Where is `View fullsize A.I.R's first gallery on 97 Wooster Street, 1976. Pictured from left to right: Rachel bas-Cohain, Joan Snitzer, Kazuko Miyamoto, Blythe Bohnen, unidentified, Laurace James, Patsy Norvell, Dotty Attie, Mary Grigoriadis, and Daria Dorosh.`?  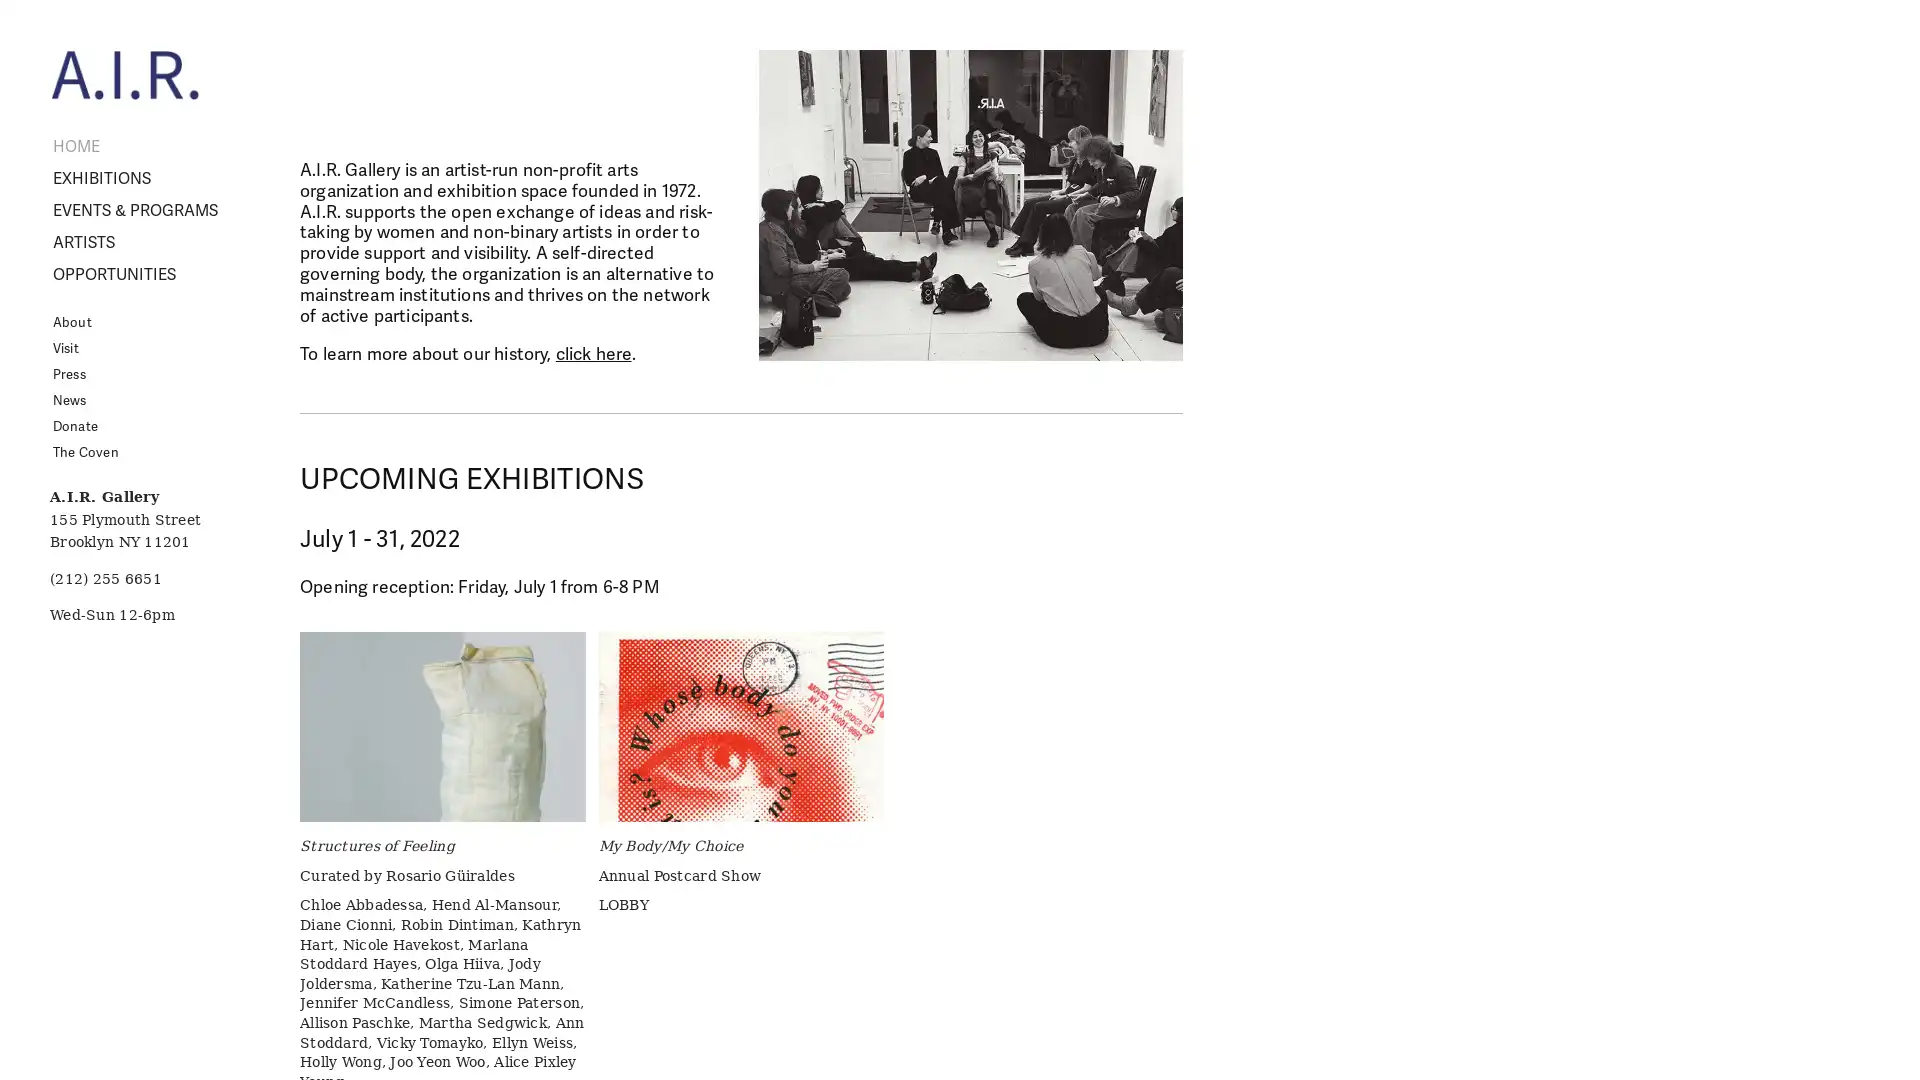 View fullsize A.I.R's first gallery on 97 Wooster Street, 1976. Pictured from left to right: Rachel bas-Cohain, Joan Snitzer, Kazuko Miyamoto, Blythe Bohnen, unidentified, Laurace James, Patsy Norvell, Dotty Attie, Mary Grigoriadis, and Daria Dorosh. is located at coordinates (970, 205).